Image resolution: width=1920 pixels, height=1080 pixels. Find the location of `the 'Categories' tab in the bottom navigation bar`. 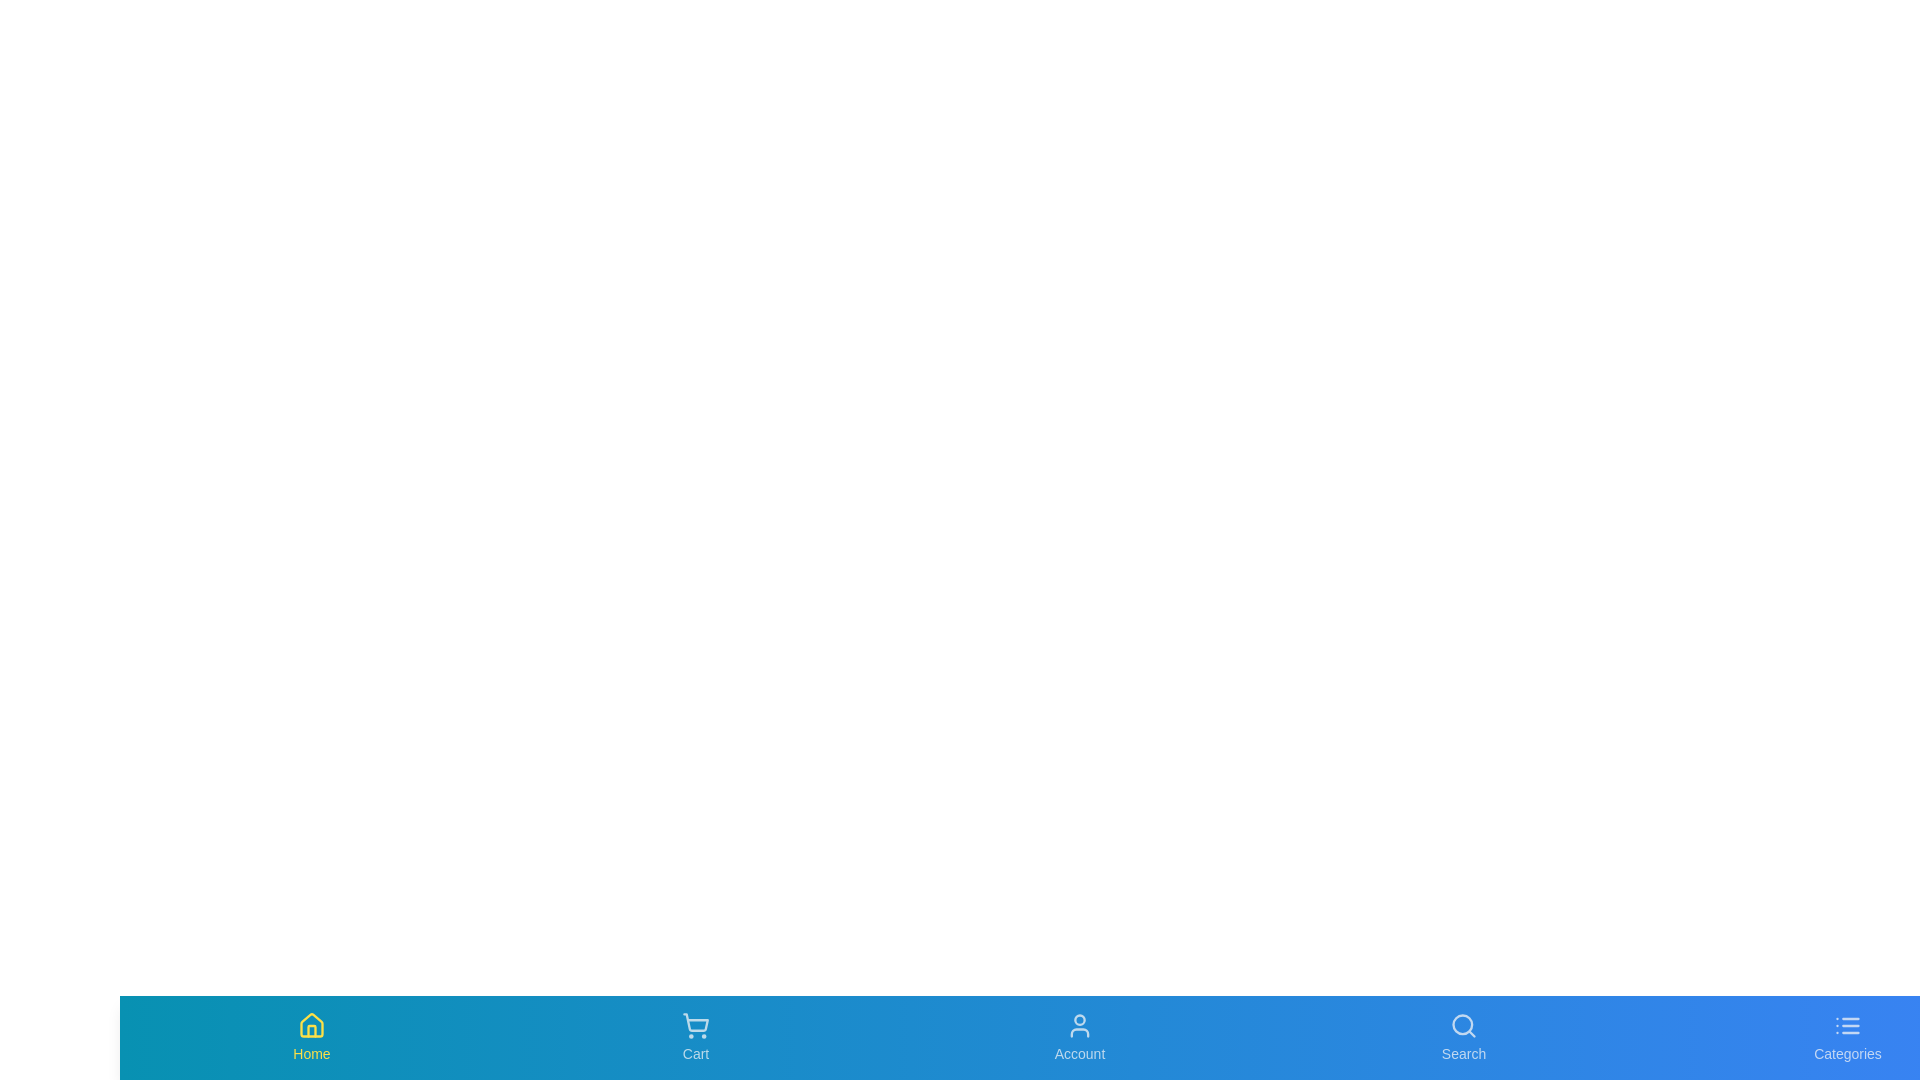

the 'Categories' tab in the bottom navigation bar is located at coordinates (1847, 1036).